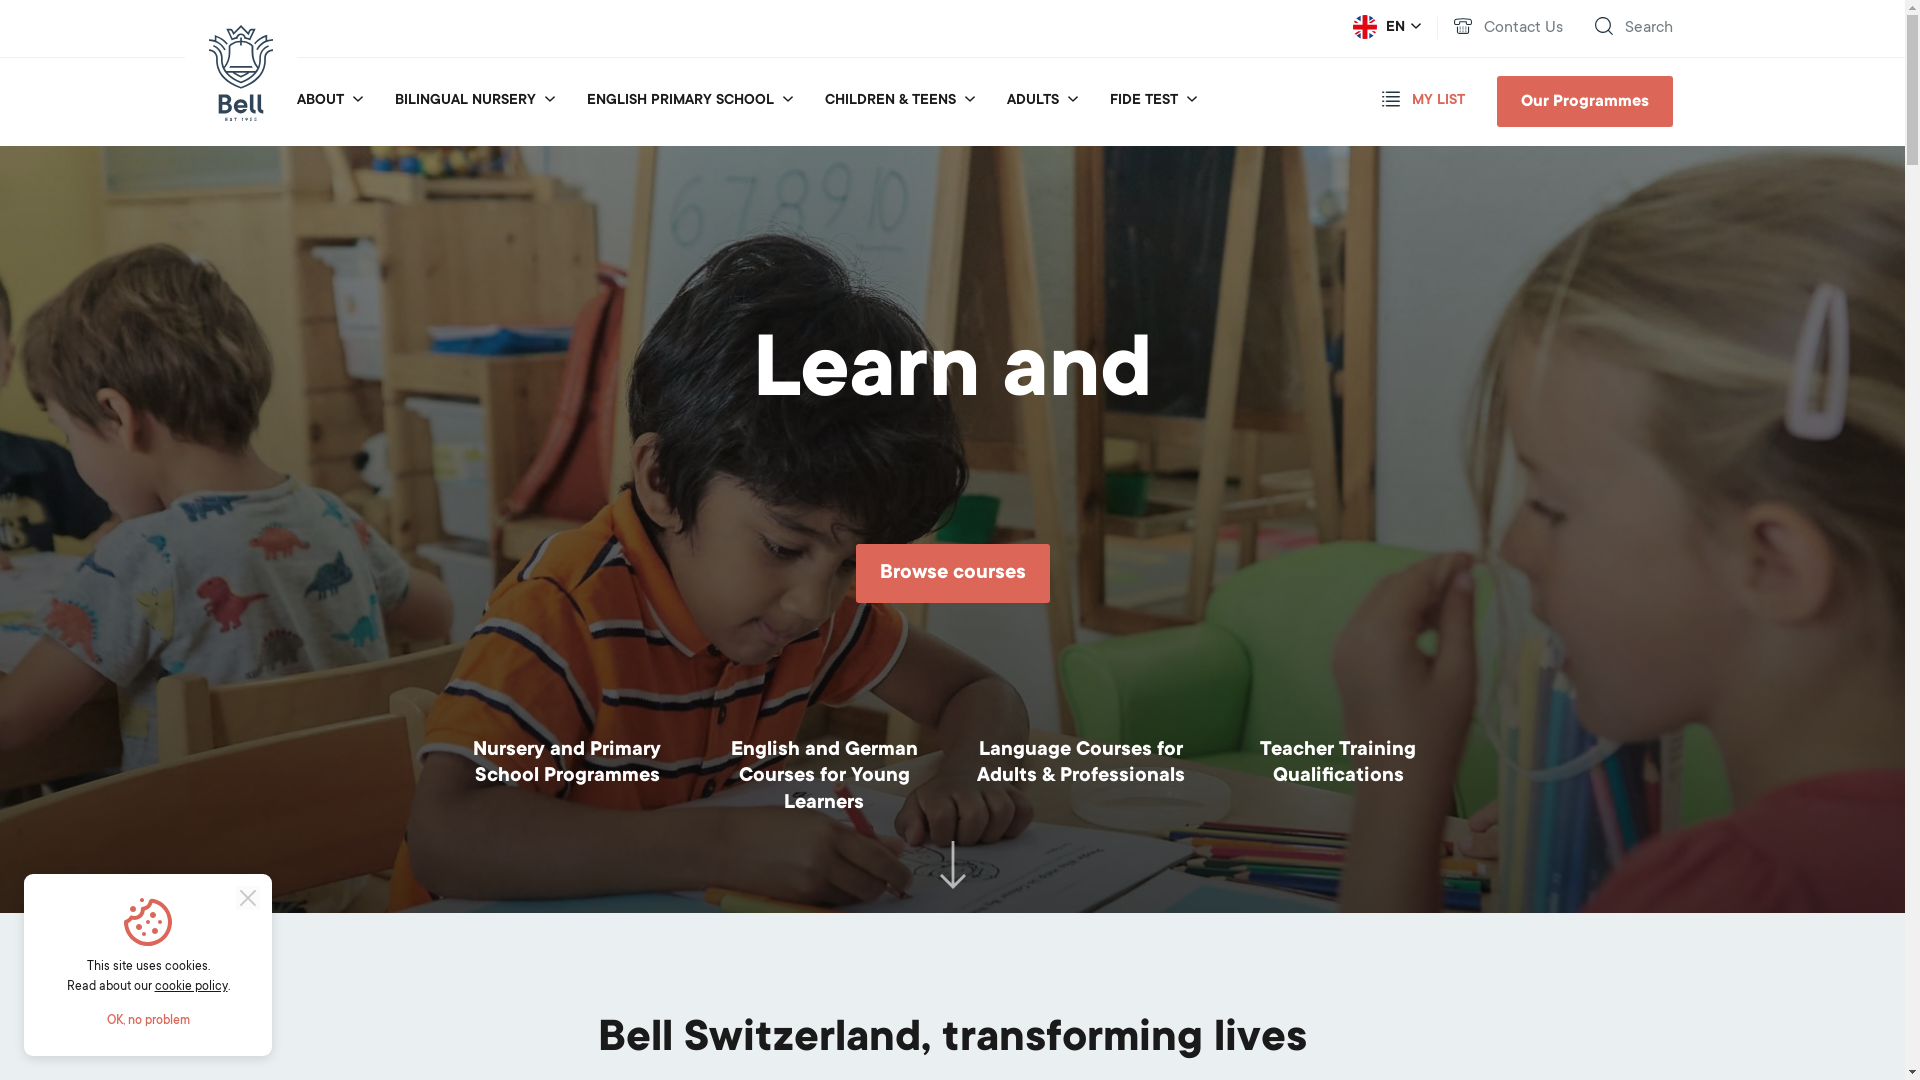  Describe the element at coordinates (146, 1021) in the screenshot. I see `'OK, no problem'` at that location.